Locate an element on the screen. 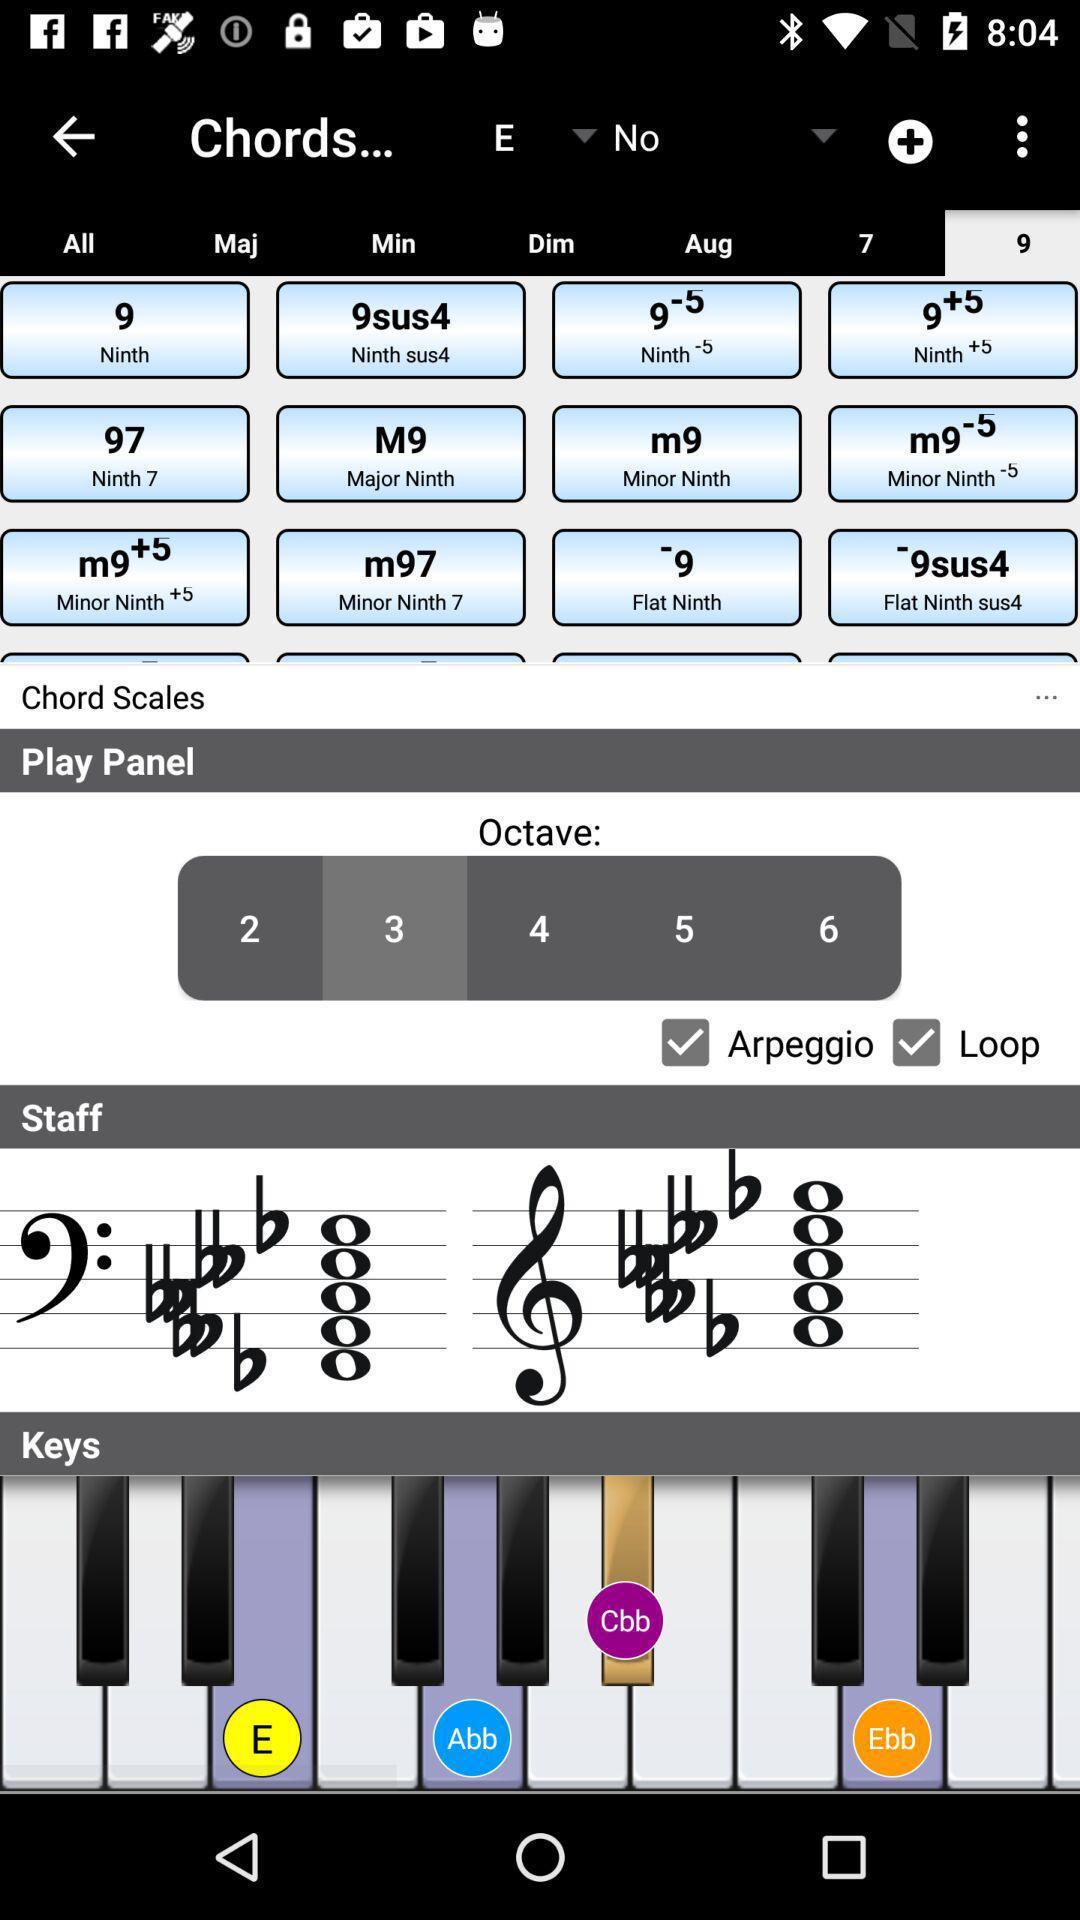 The image size is (1080, 1920). piano key is located at coordinates (207, 1579).